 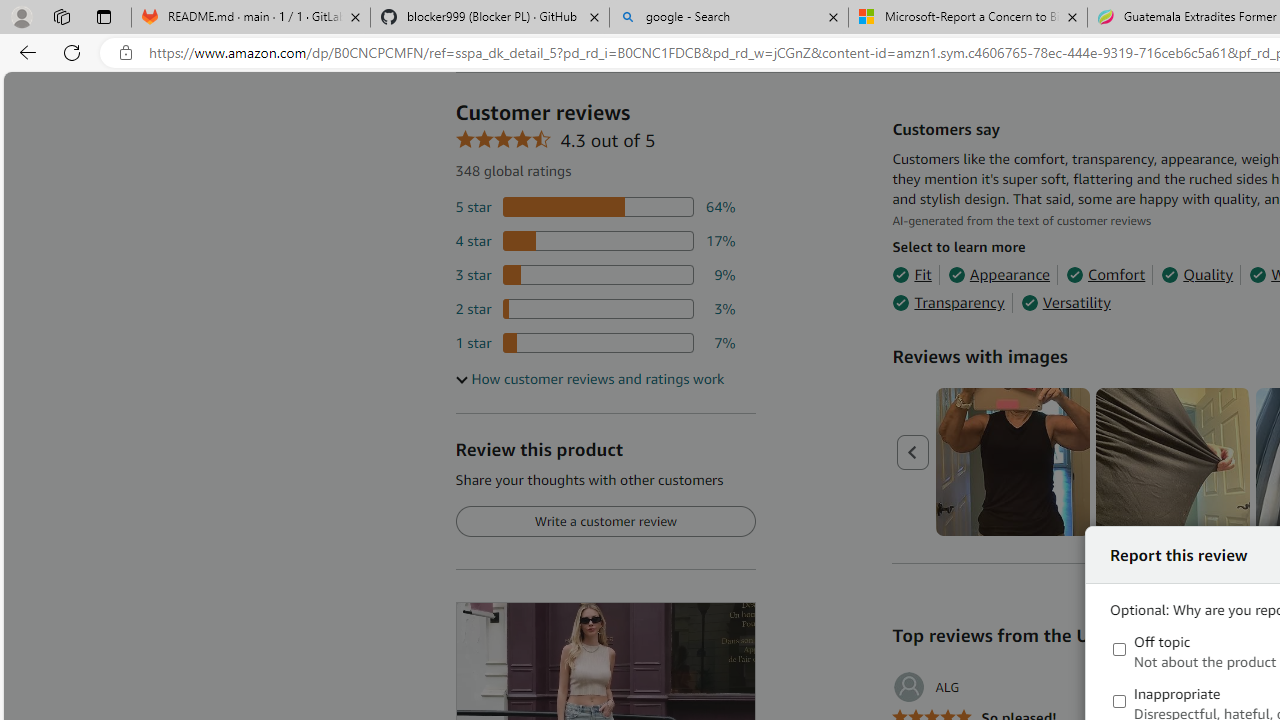 What do you see at coordinates (999, 275) in the screenshot?
I see `'Appearance'` at bounding box center [999, 275].